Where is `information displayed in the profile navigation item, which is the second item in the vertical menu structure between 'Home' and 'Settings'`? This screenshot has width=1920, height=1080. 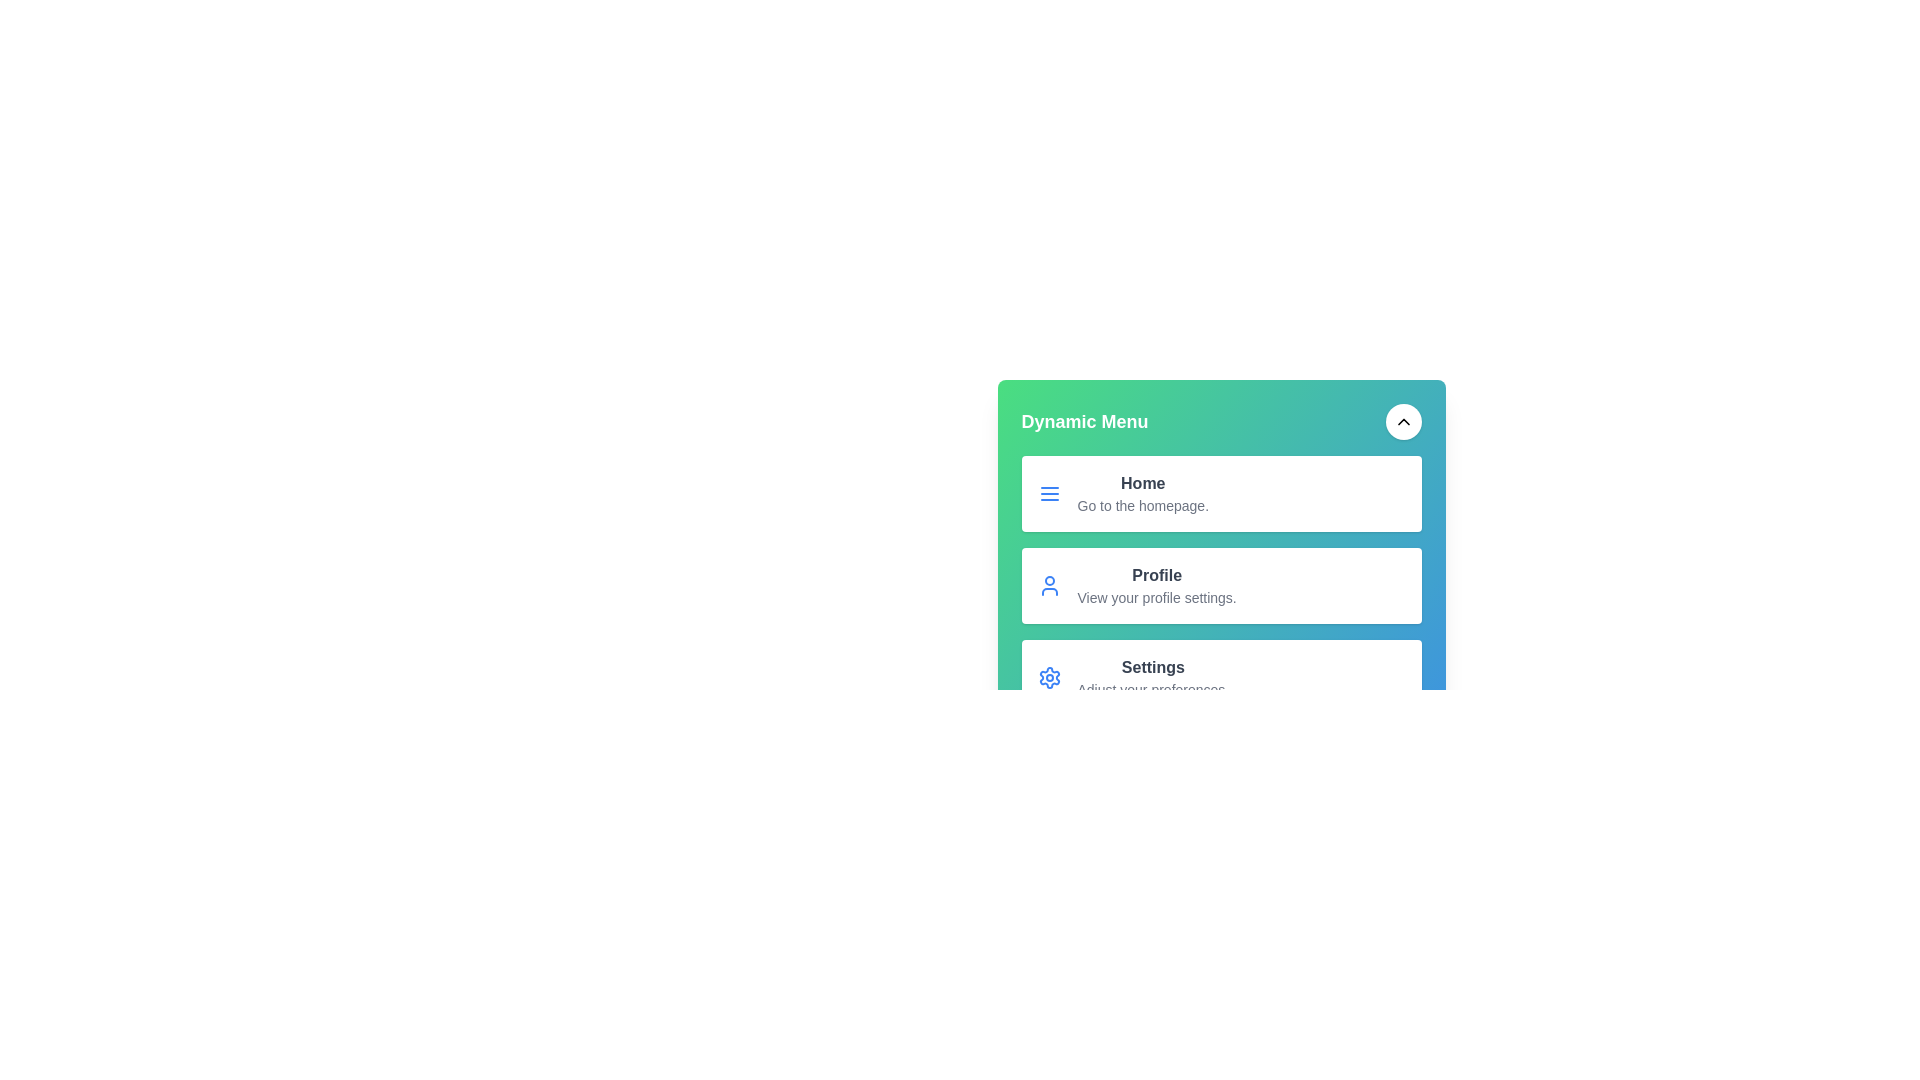
information displayed in the profile navigation item, which is the second item in the vertical menu structure between 'Home' and 'Settings' is located at coordinates (1157, 585).